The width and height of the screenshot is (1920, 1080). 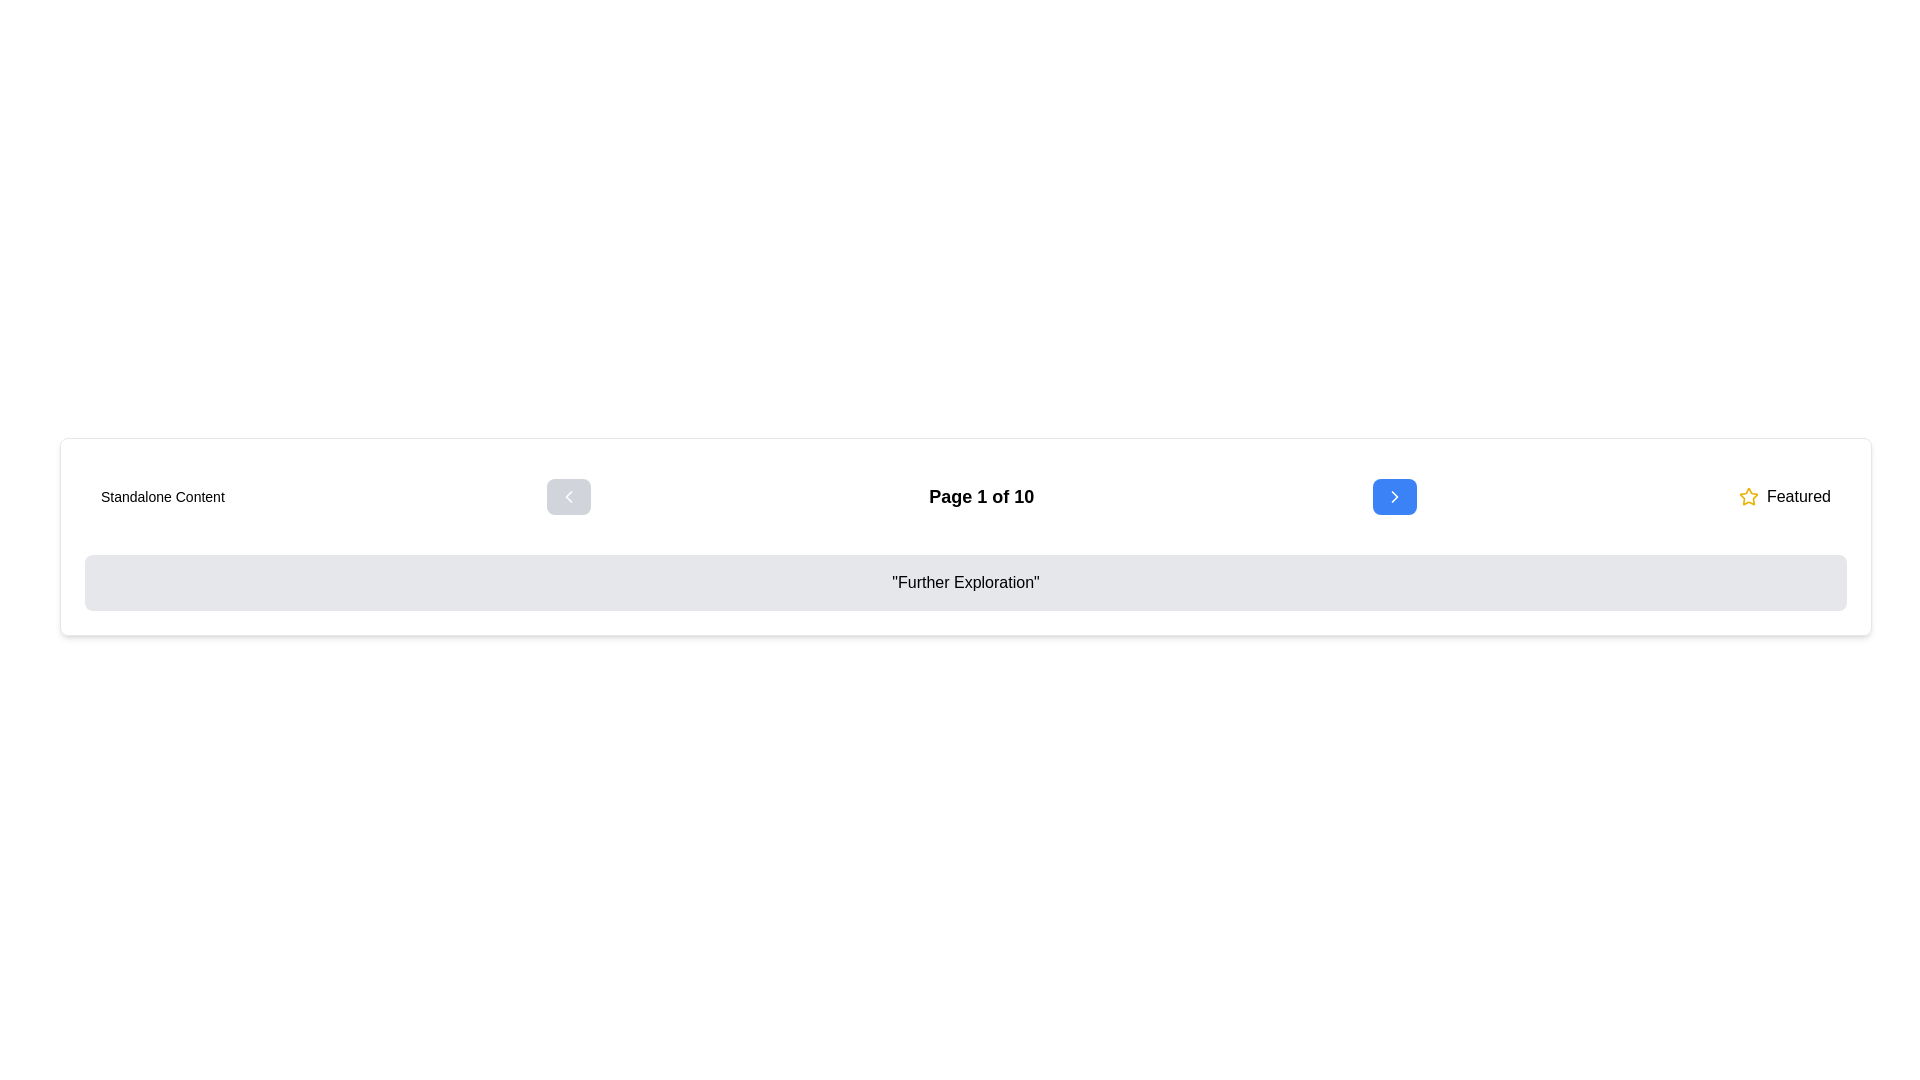 What do you see at coordinates (1747, 496) in the screenshot?
I see `the star icon that indicates 'Featured' items, located towards the upper right corner of the interface` at bounding box center [1747, 496].